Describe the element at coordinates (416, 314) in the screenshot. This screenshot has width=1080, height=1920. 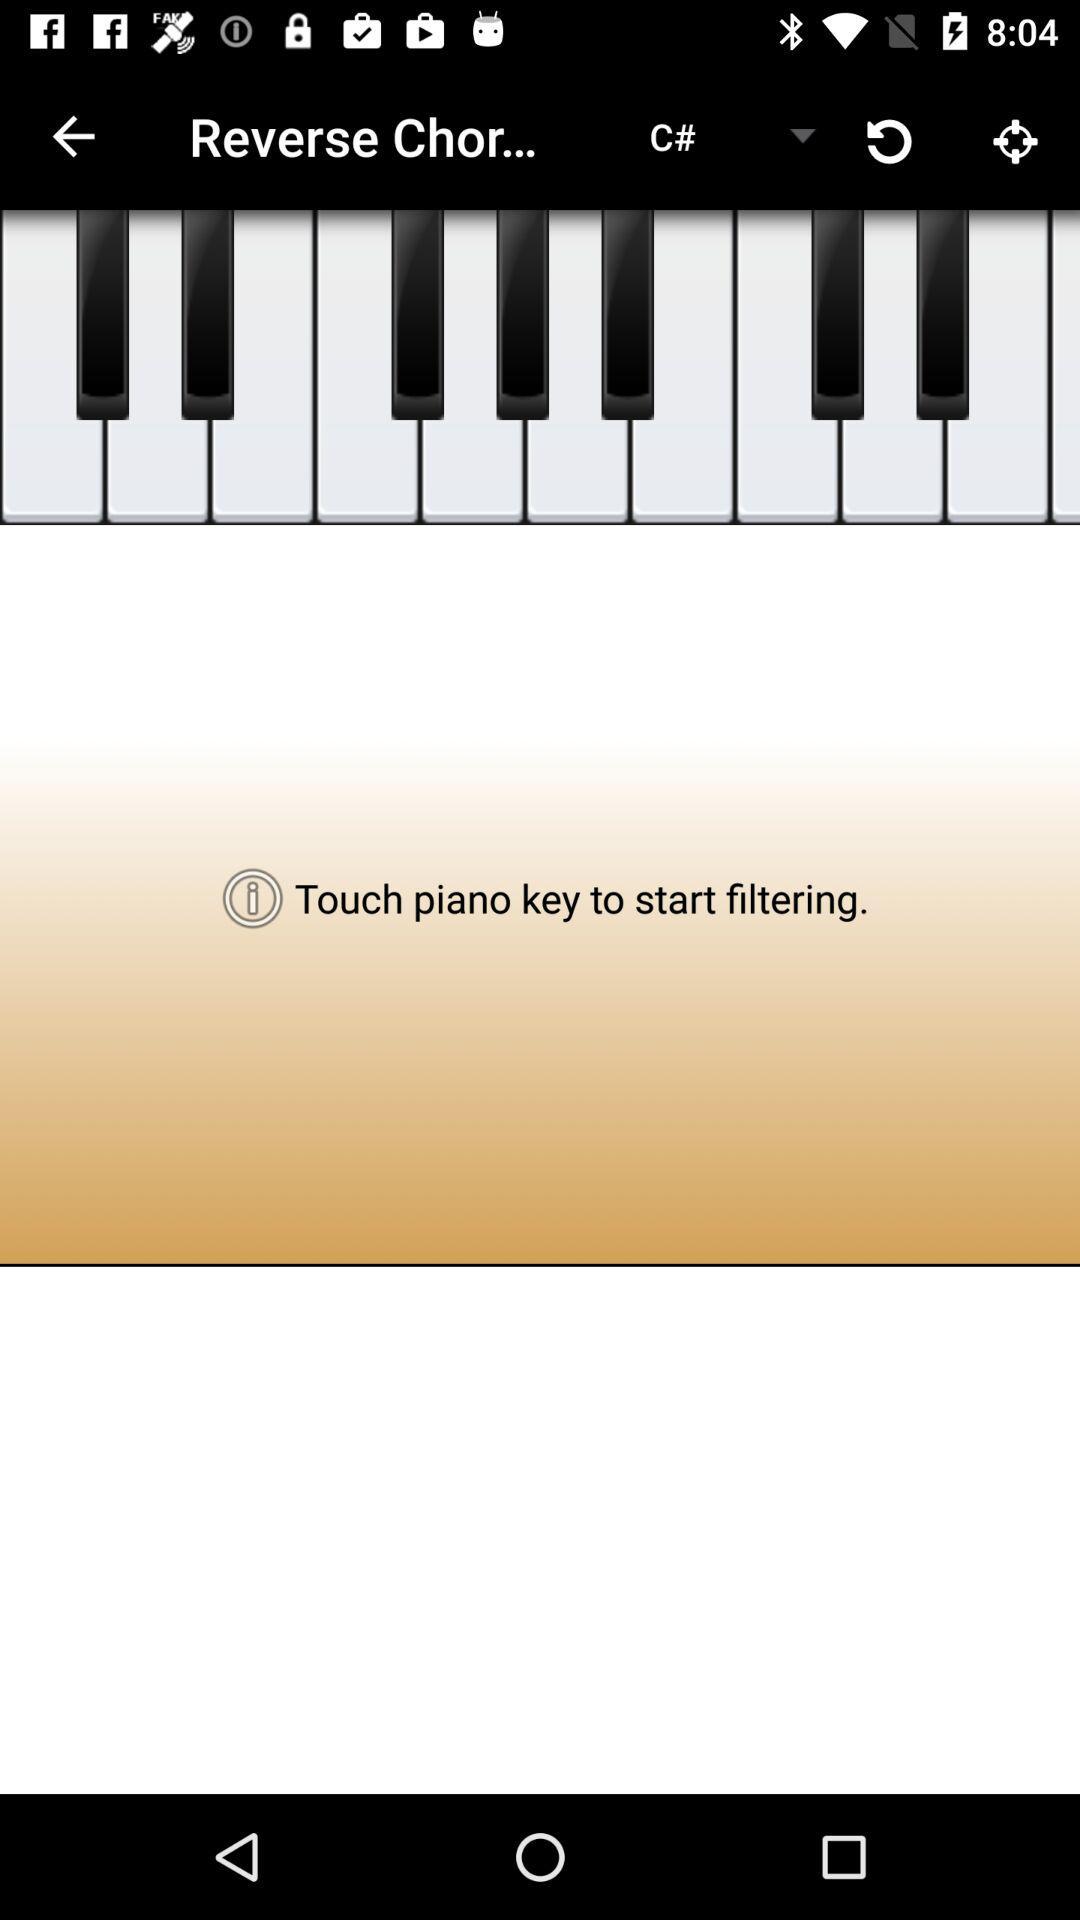
I see `piano key play` at that location.